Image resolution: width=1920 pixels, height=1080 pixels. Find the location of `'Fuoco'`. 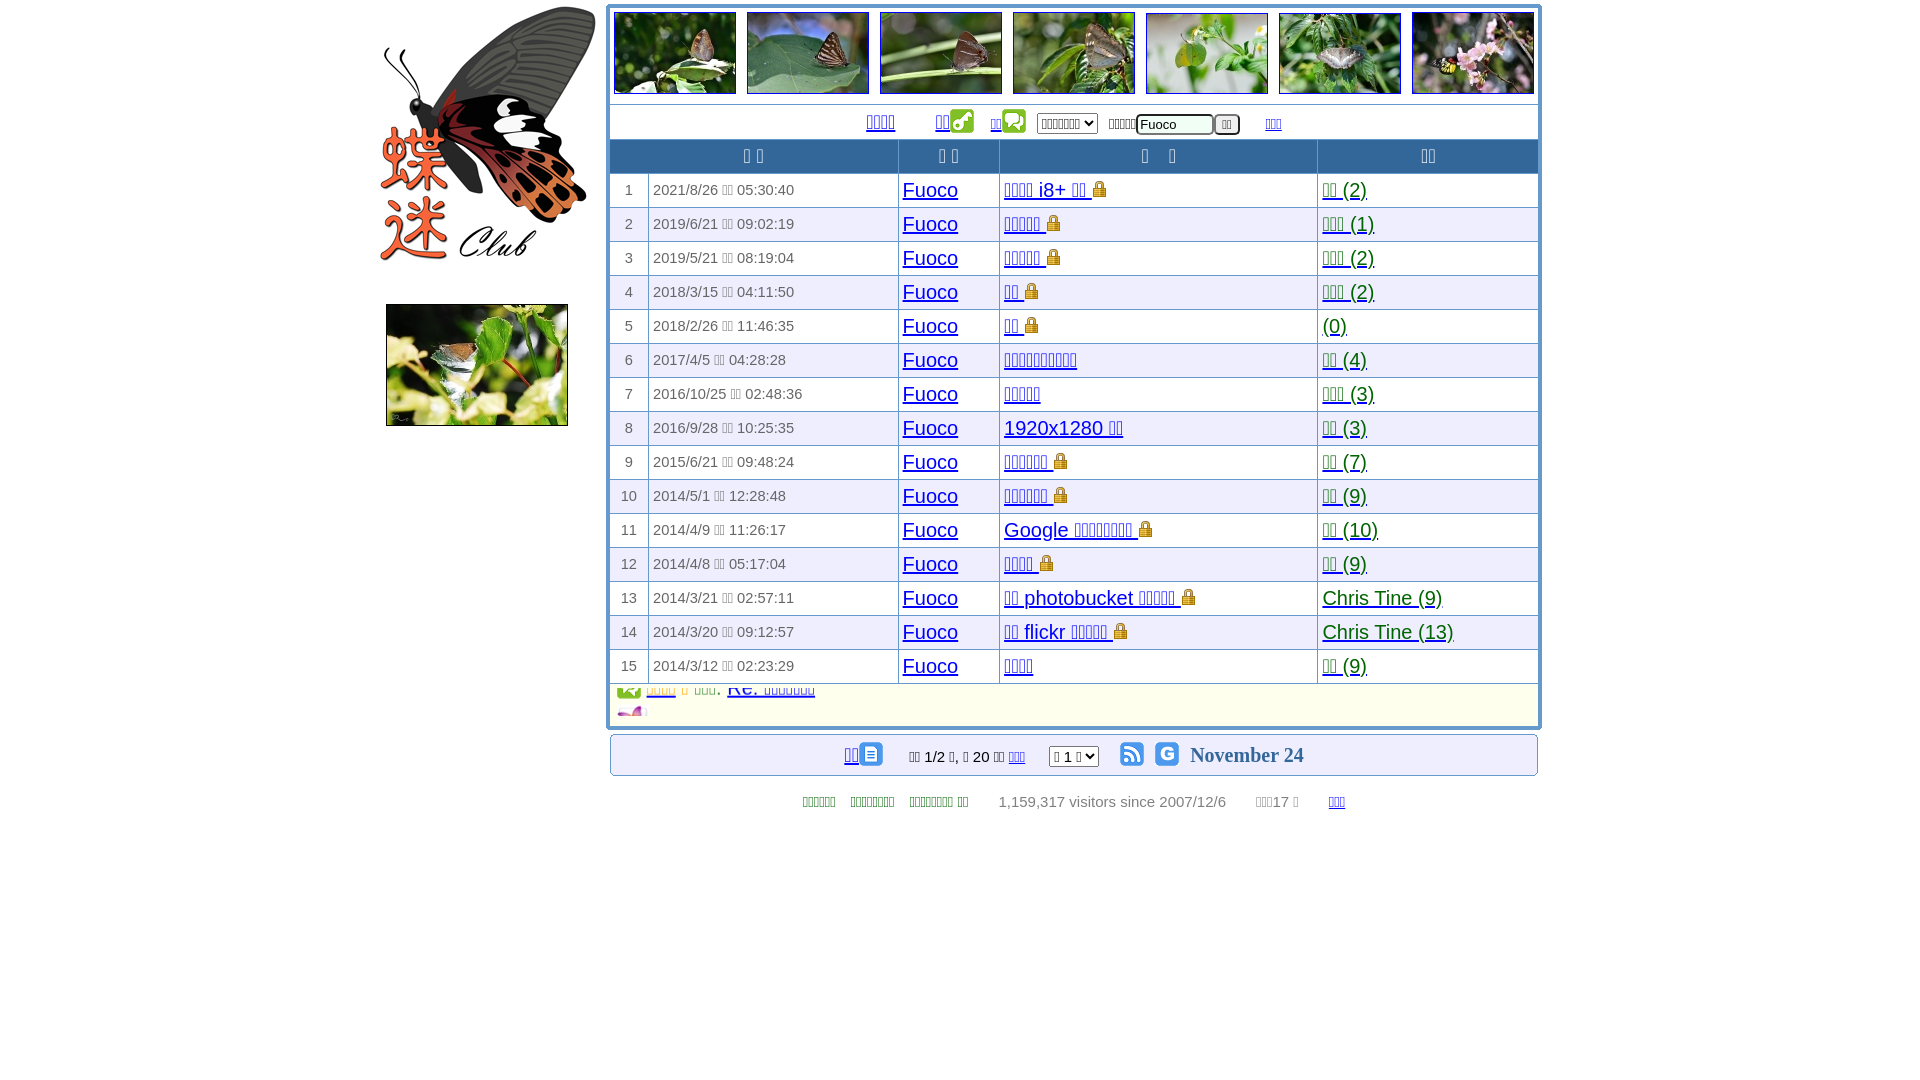

'Fuoco' is located at coordinates (930, 495).